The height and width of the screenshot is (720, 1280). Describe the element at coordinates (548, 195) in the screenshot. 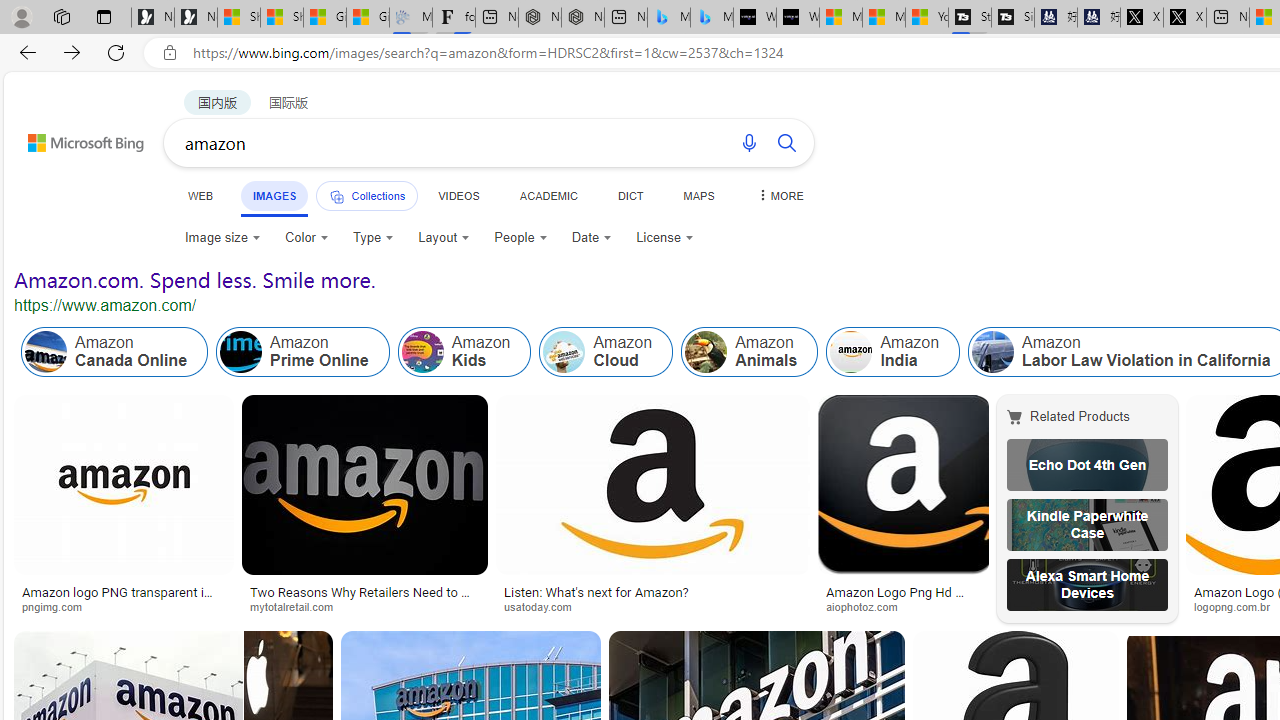

I see `'ACADEMIC'` at that location.